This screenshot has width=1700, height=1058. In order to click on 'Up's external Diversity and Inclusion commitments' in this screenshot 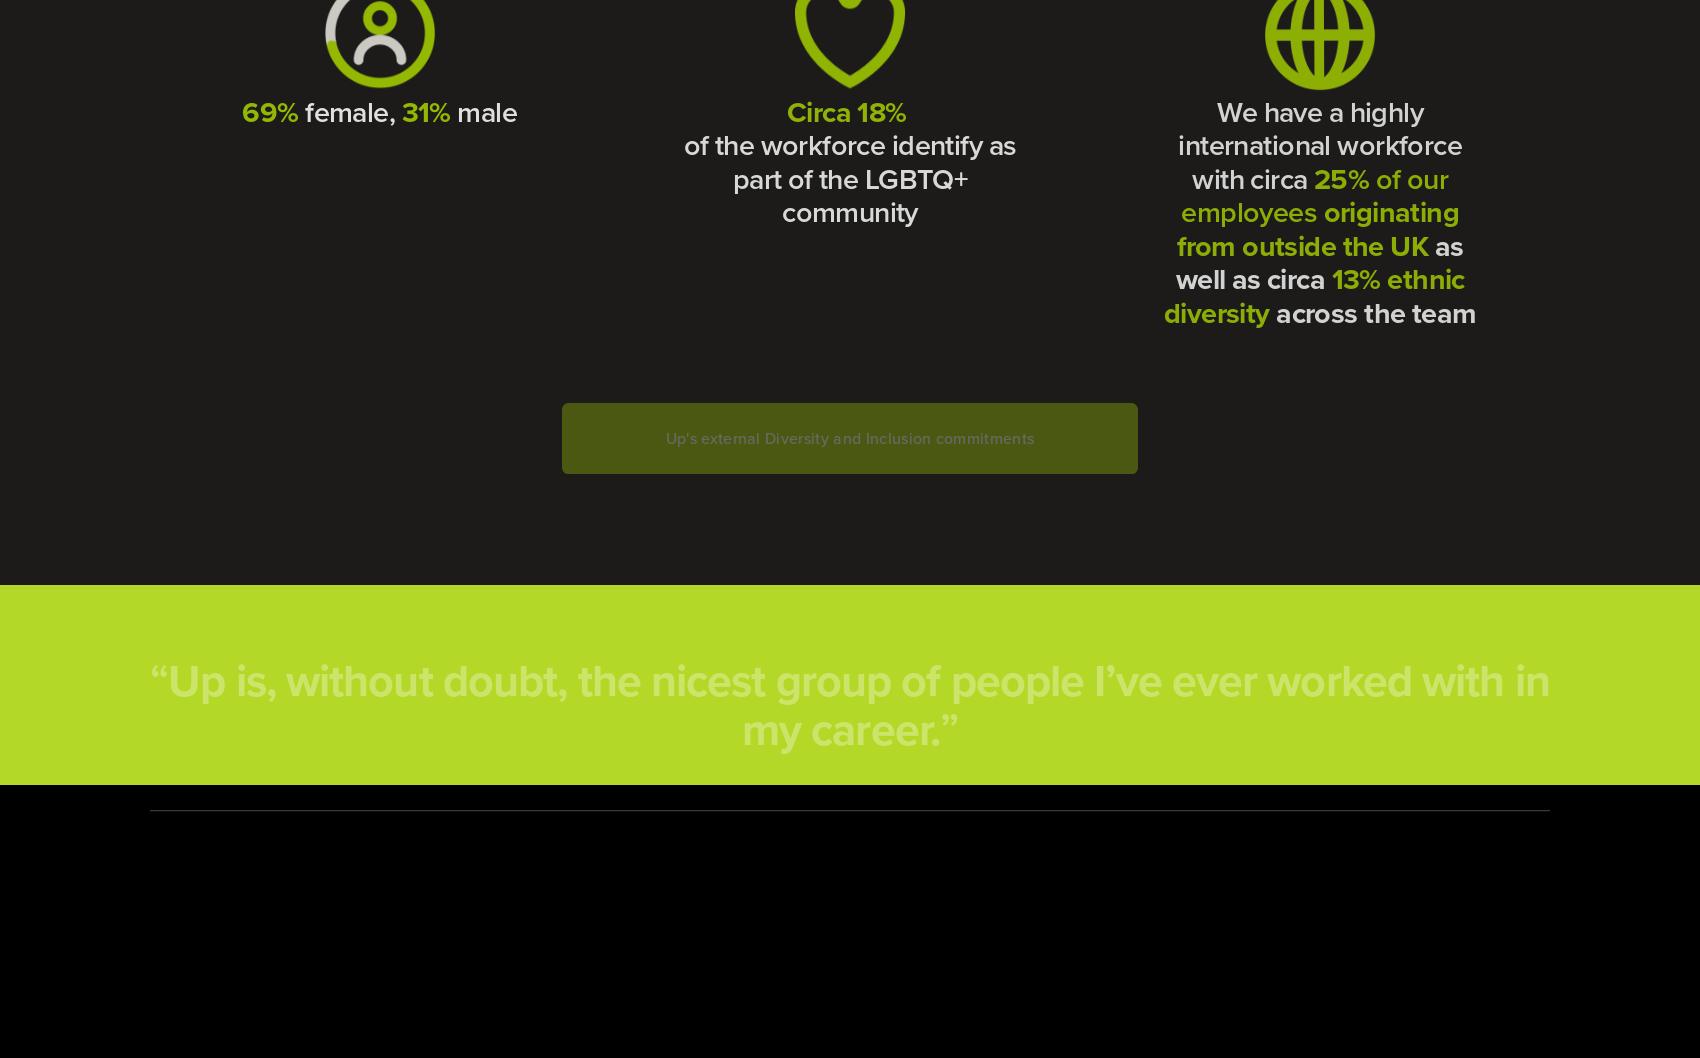, I will do `click(848, 424)`.